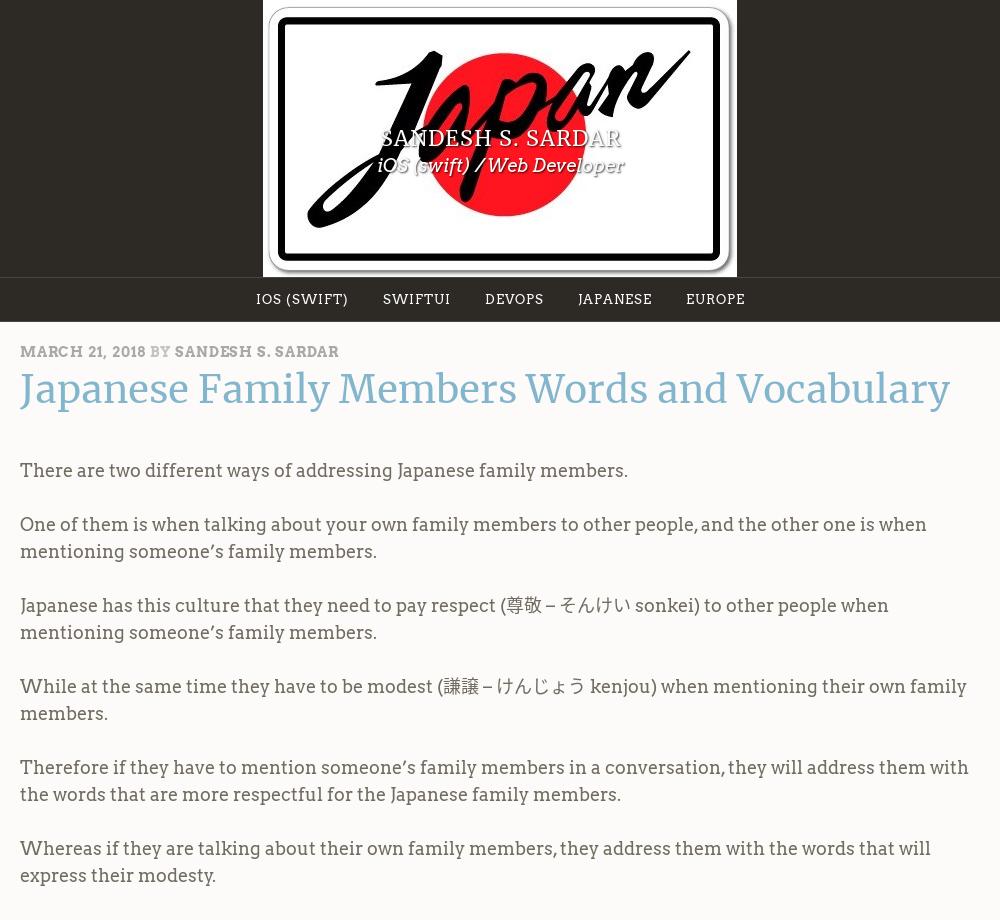 This screenshot has height=920, width=1000. I want to click on 'While at the same time they have to be modest (謙譲 – けんじょう kenjou) when mentioning their own family members.', so click(20, 699).